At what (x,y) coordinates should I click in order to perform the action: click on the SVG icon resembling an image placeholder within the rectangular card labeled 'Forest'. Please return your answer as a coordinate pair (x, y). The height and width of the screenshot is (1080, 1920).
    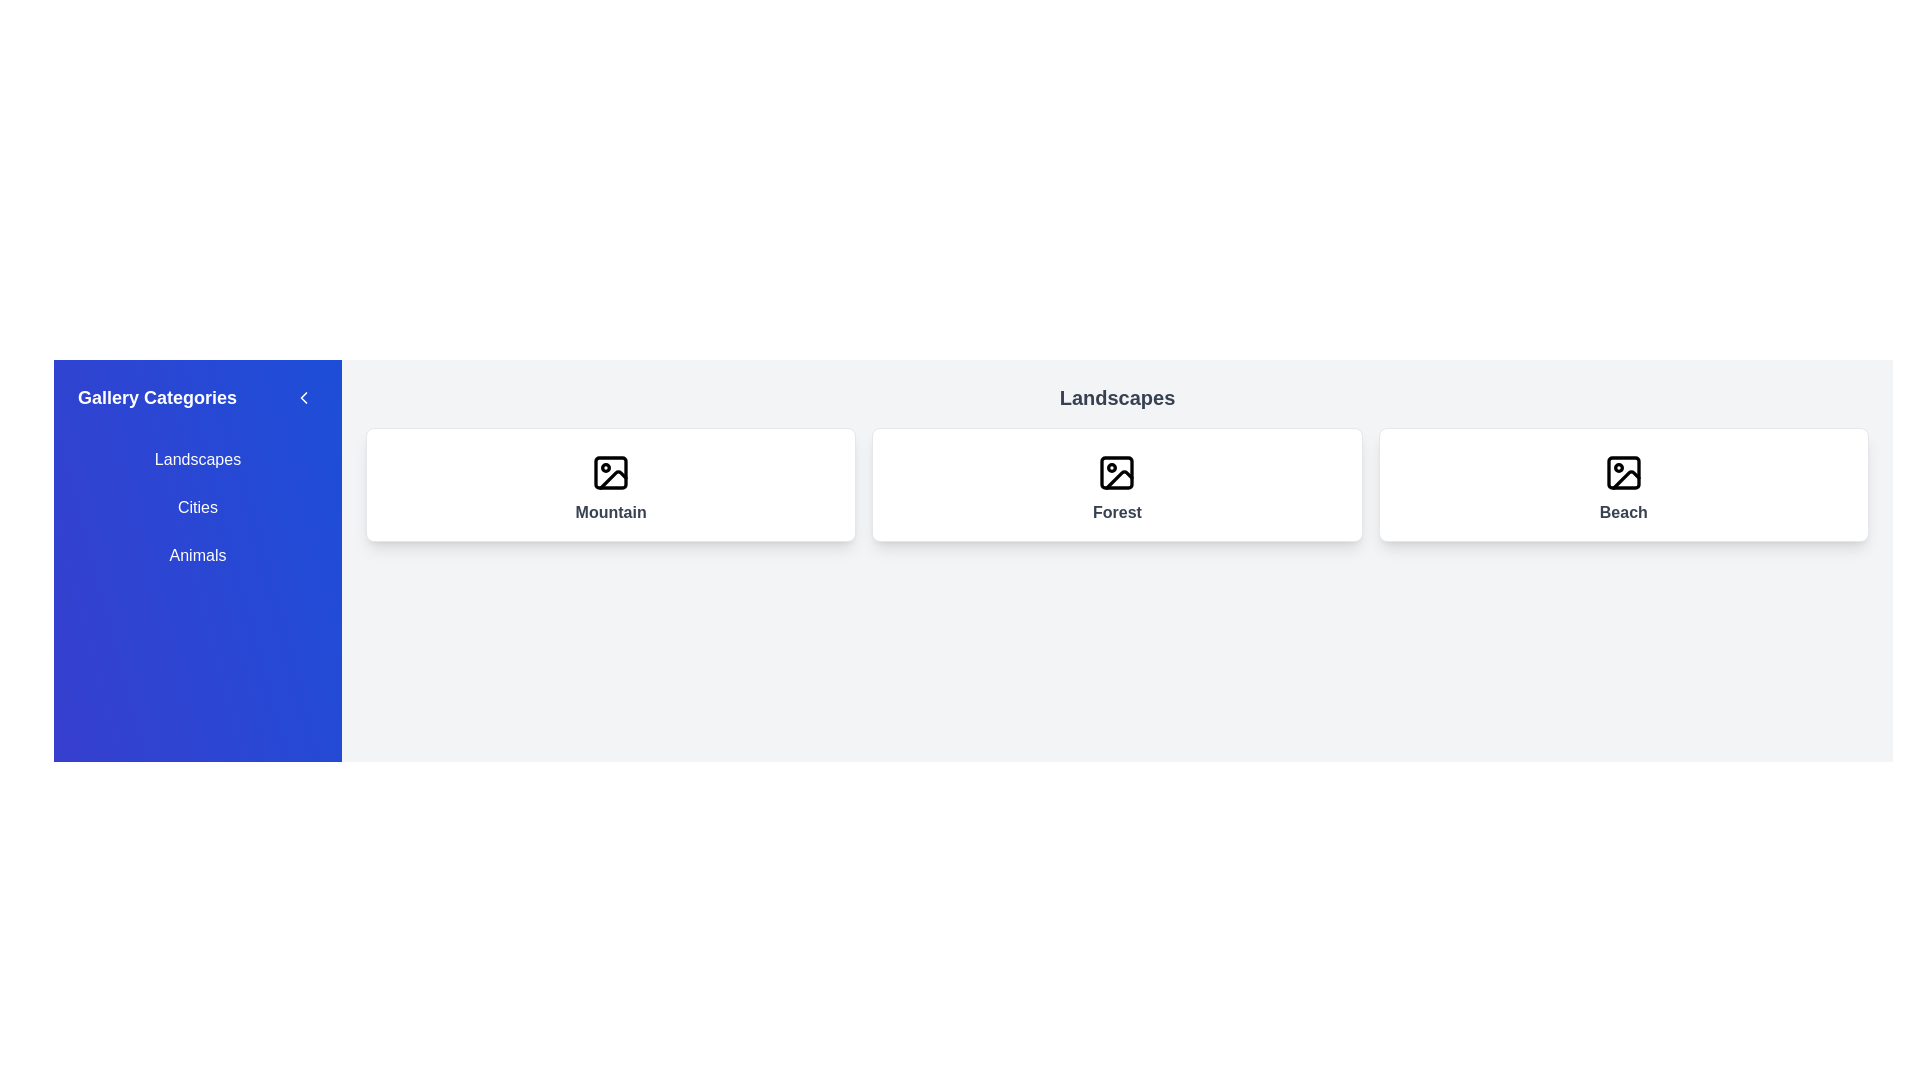
    Looking at the image, I should click on (1116, 473).